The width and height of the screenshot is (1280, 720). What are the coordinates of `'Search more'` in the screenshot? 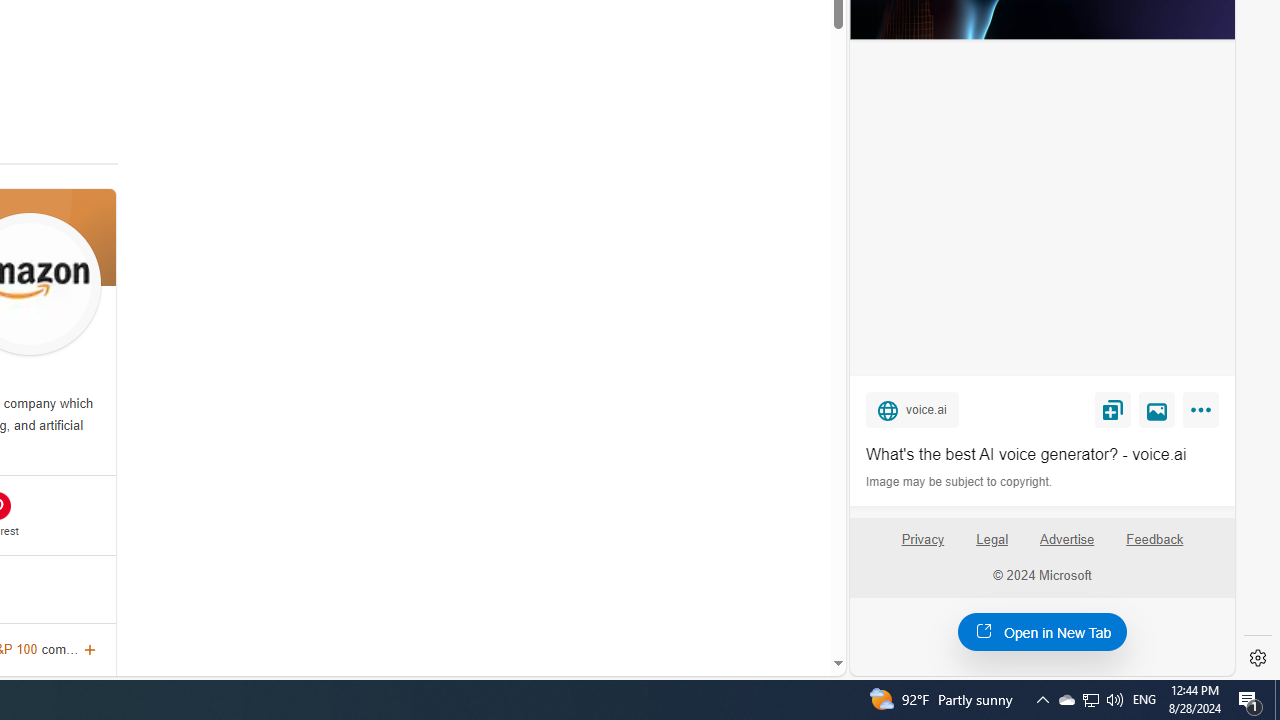 It's located at (791, 603).